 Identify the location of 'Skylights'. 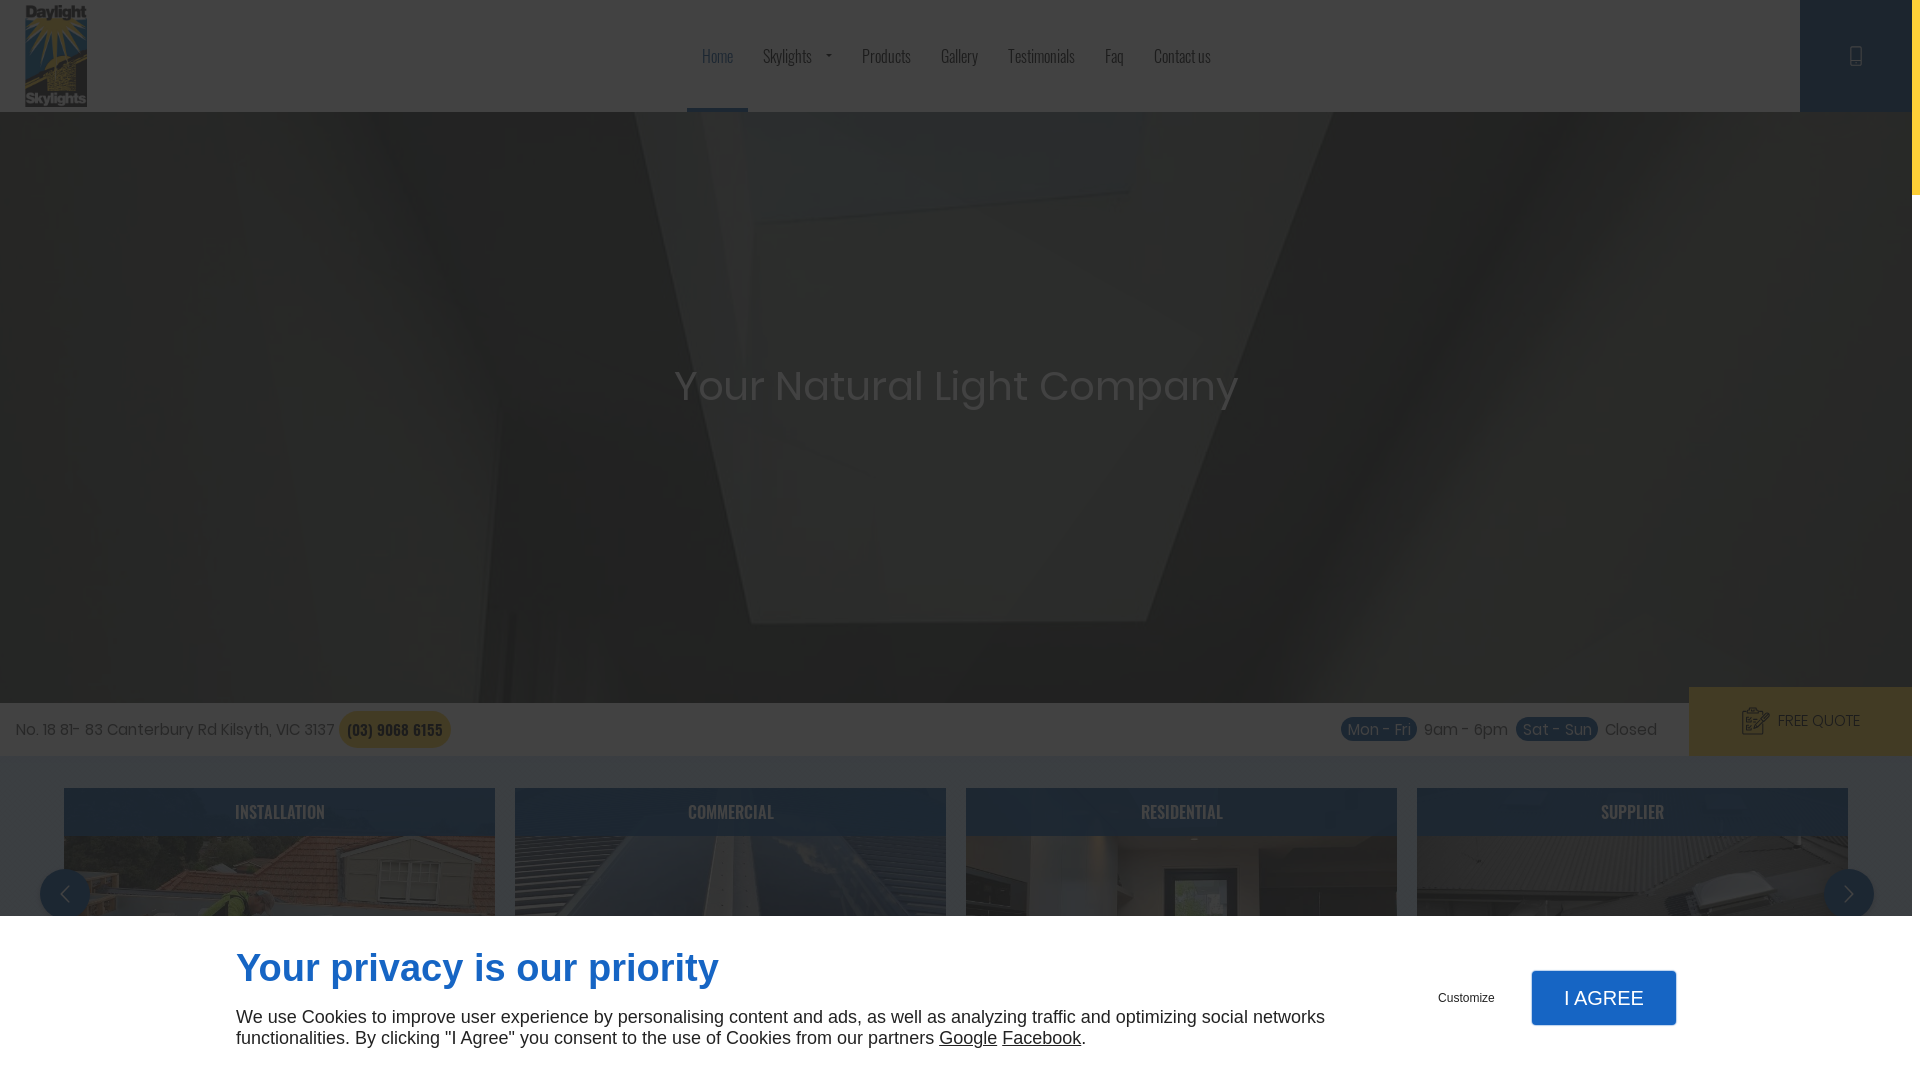
(747, 55).